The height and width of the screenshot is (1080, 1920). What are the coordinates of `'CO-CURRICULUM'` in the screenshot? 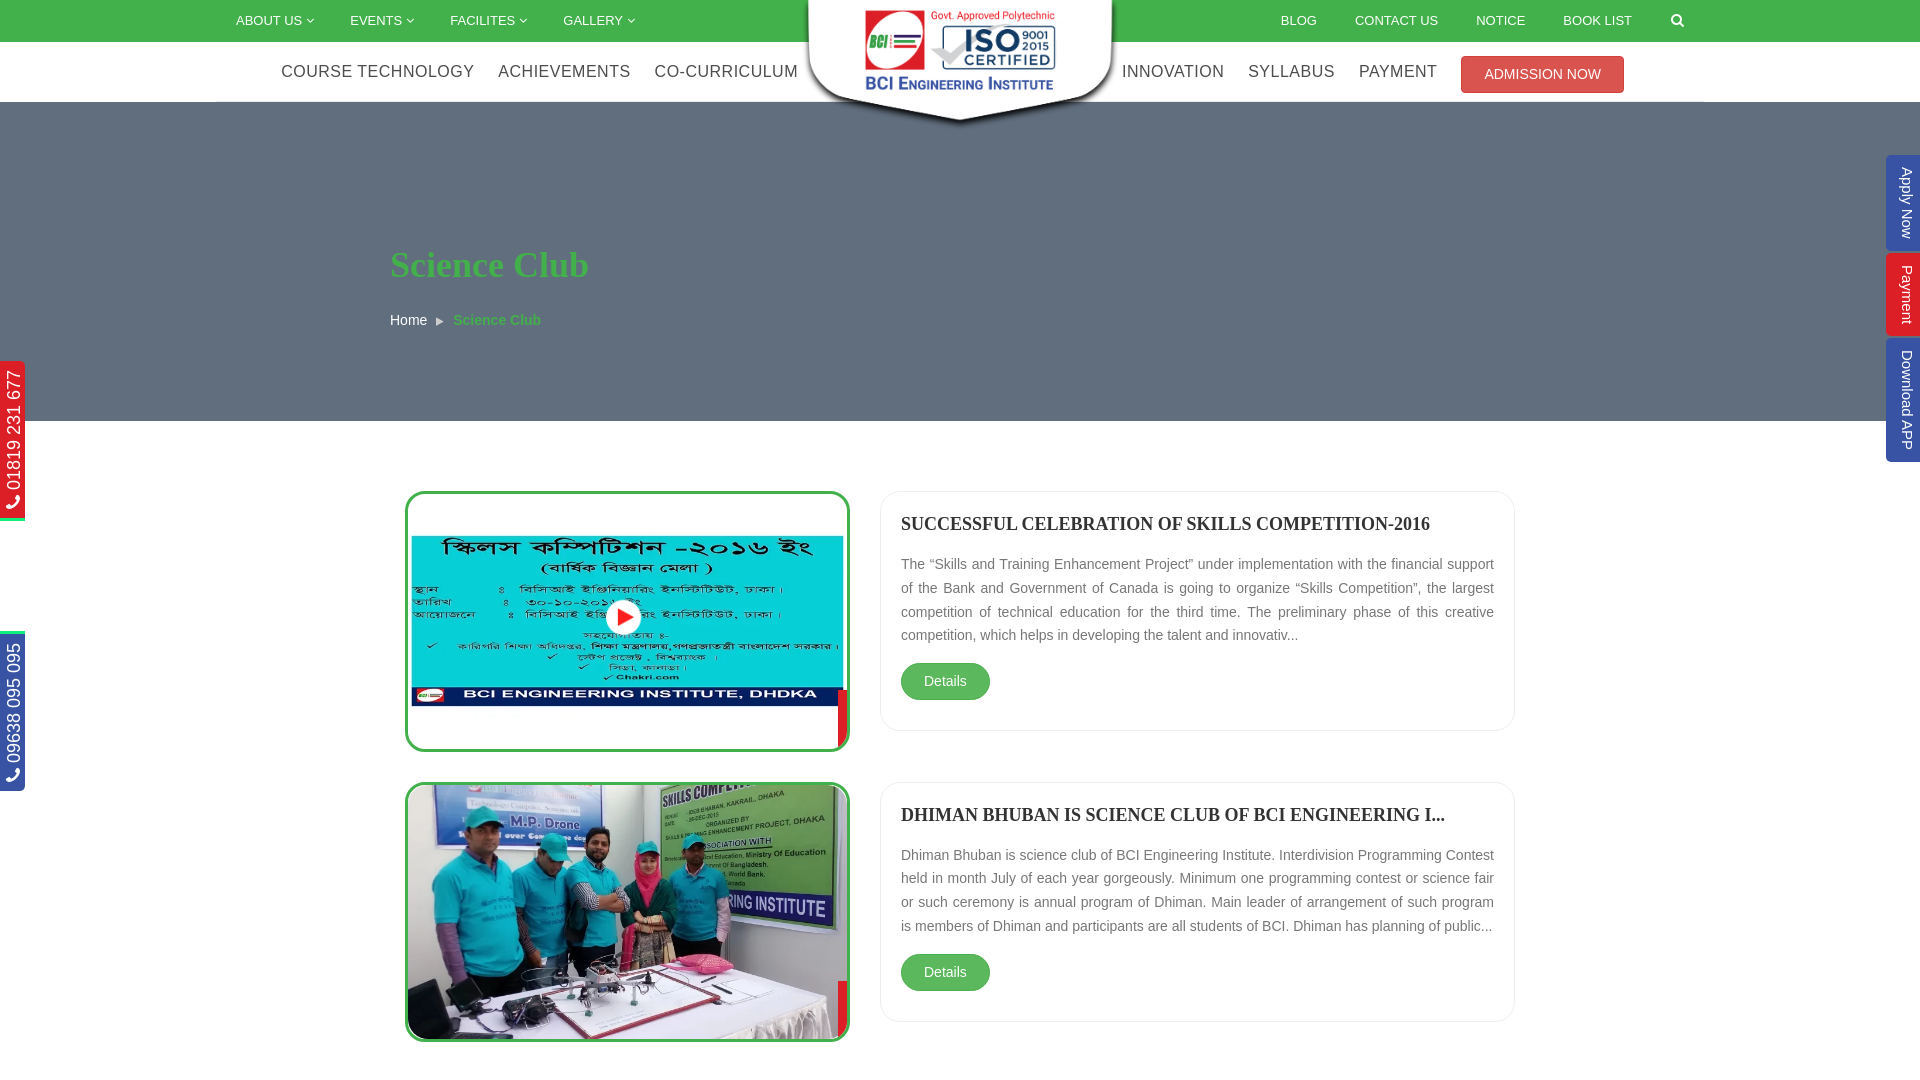 It's located at (725, 73).